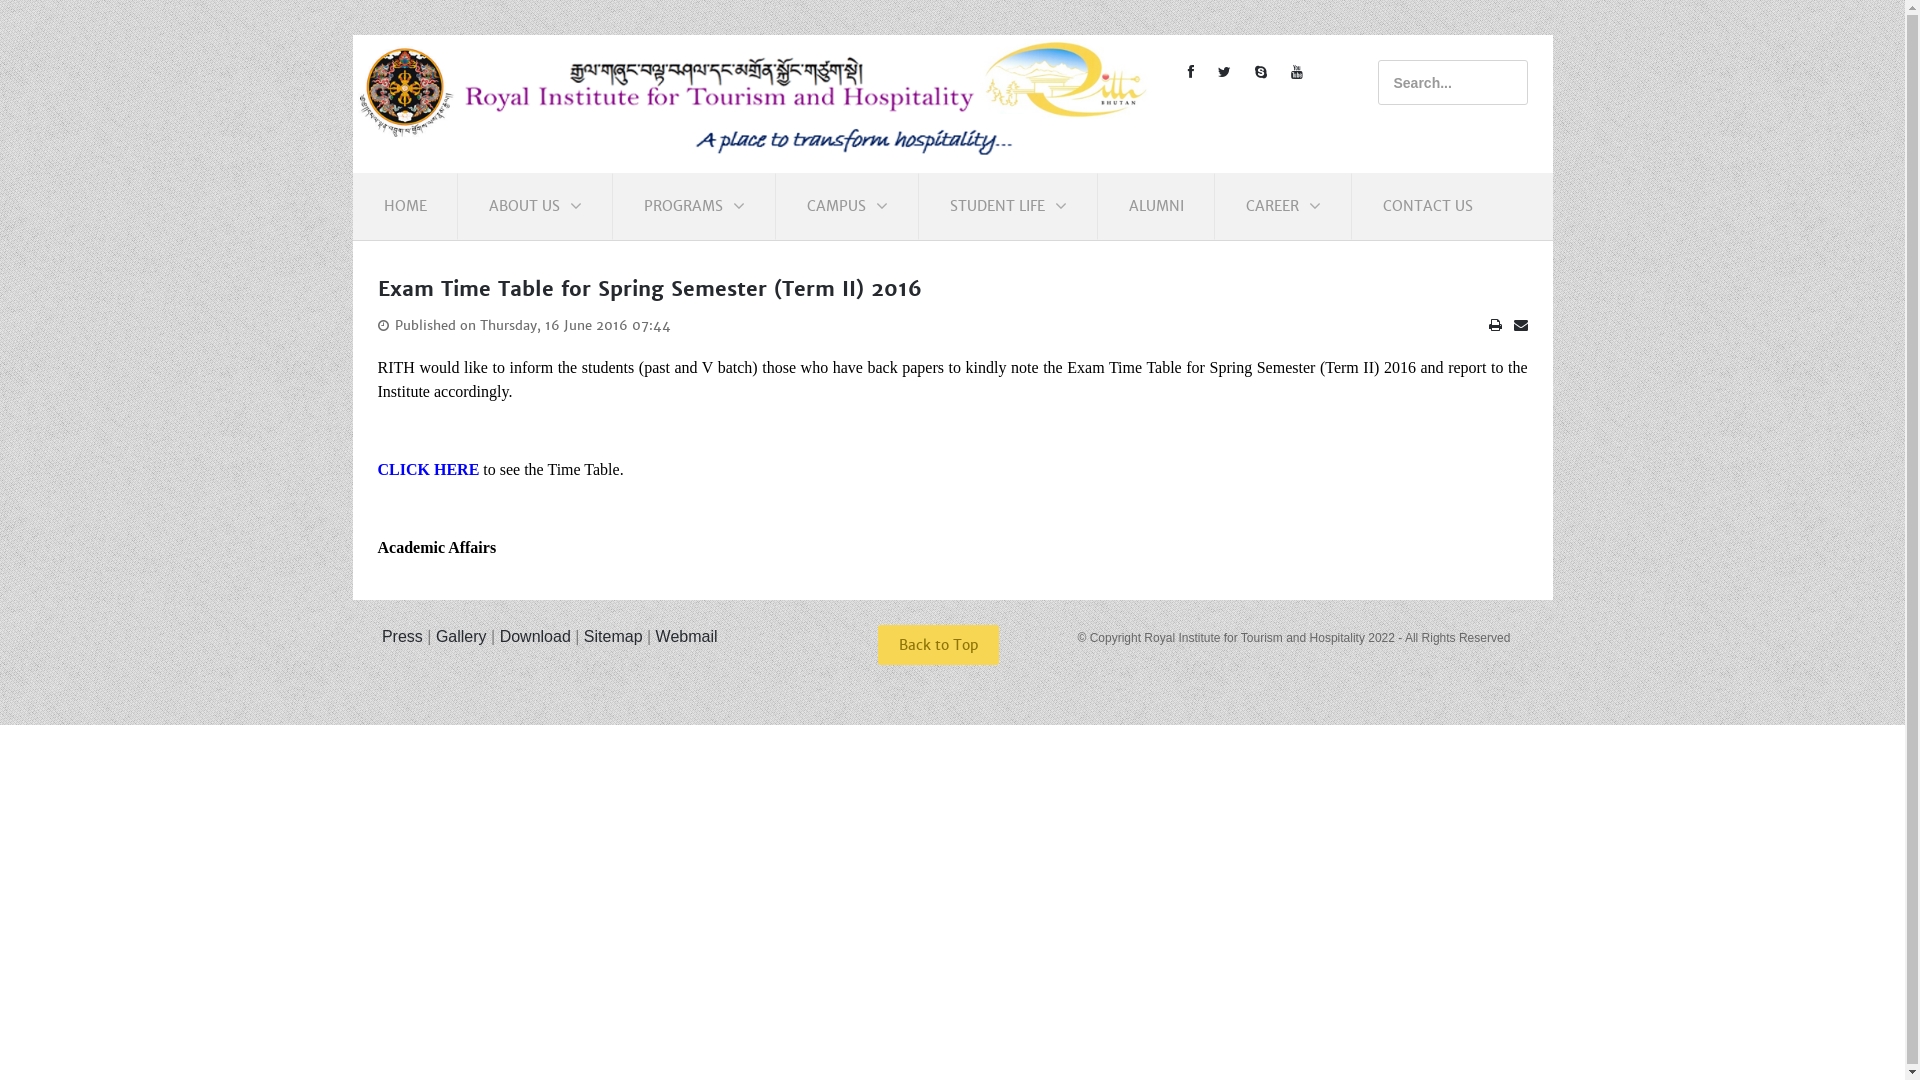 The image size is (1920, 1080). What do you see at coordinates (378, 636) in the screenshot?
I see `' Press'` at bounding box center [378, 636].